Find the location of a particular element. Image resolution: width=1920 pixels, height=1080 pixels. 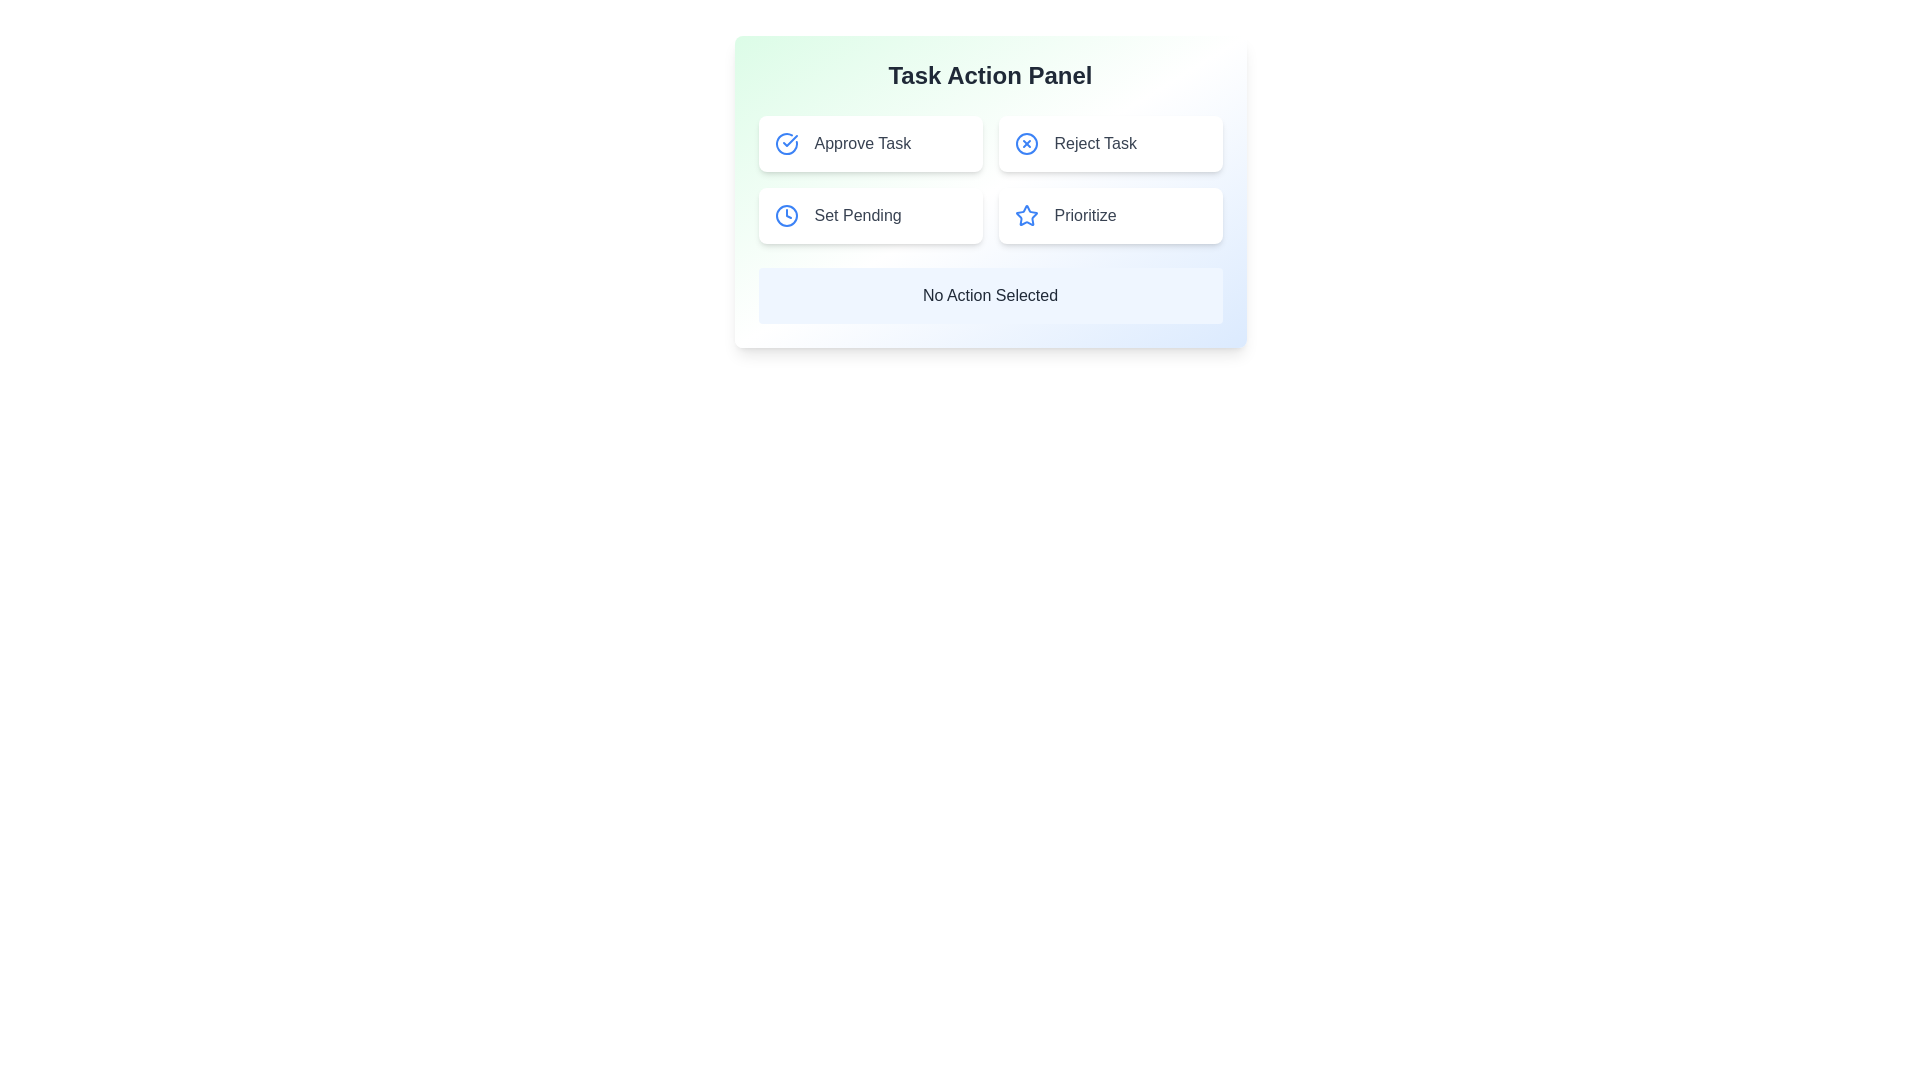

the blue checkmark icon that signifies approval, located to the left of the 'Approve Task' button in the Task Action Panel is located at coordinates (785, 142).